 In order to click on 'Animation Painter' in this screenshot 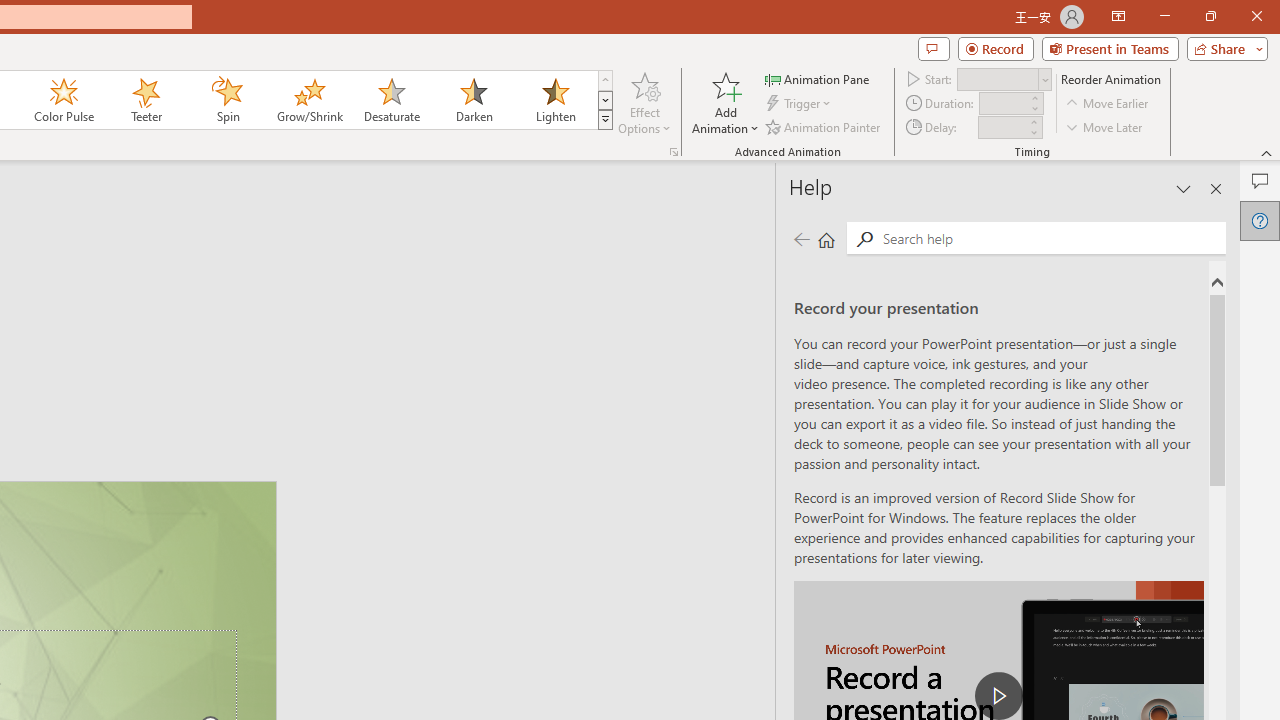, I will do `click(824, 127)`.